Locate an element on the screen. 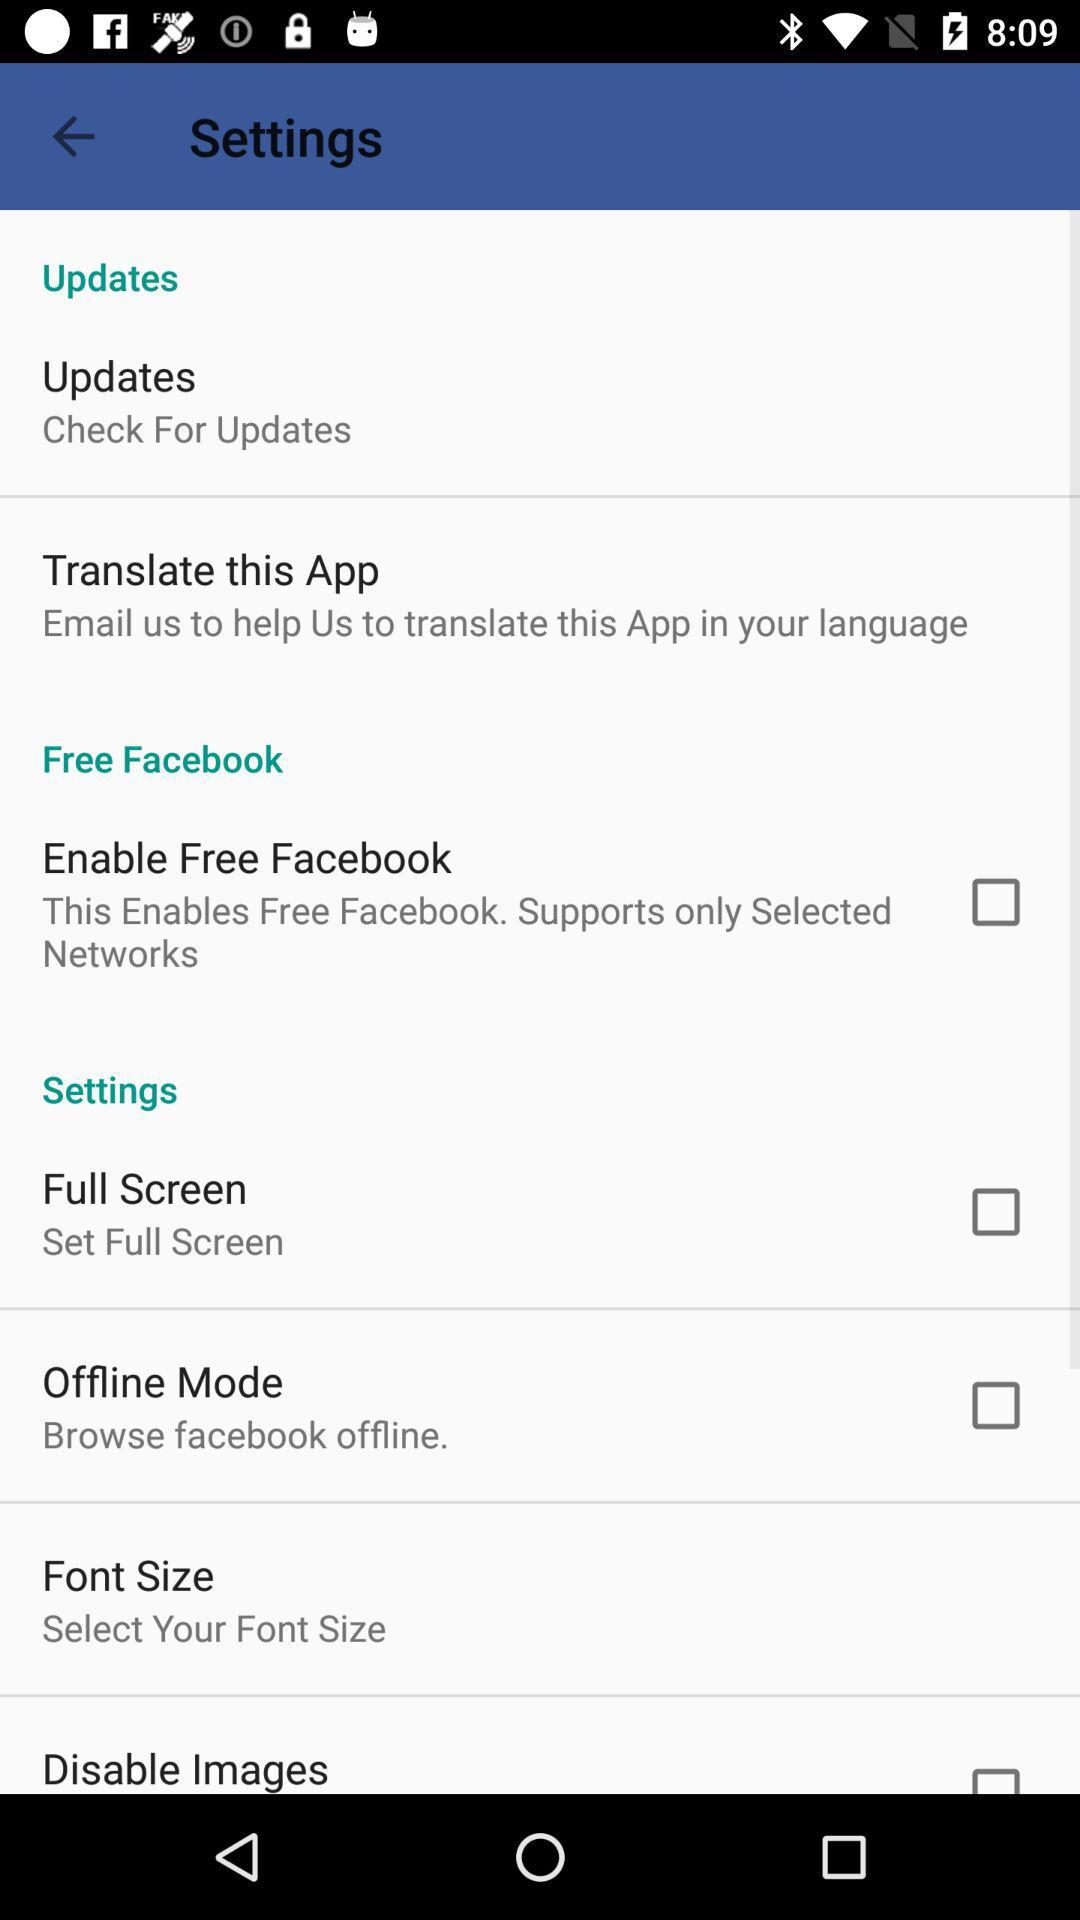 This screenshot has height=1920, width=1080. icon below enable free facebook item is located at coordinates (477, 930).